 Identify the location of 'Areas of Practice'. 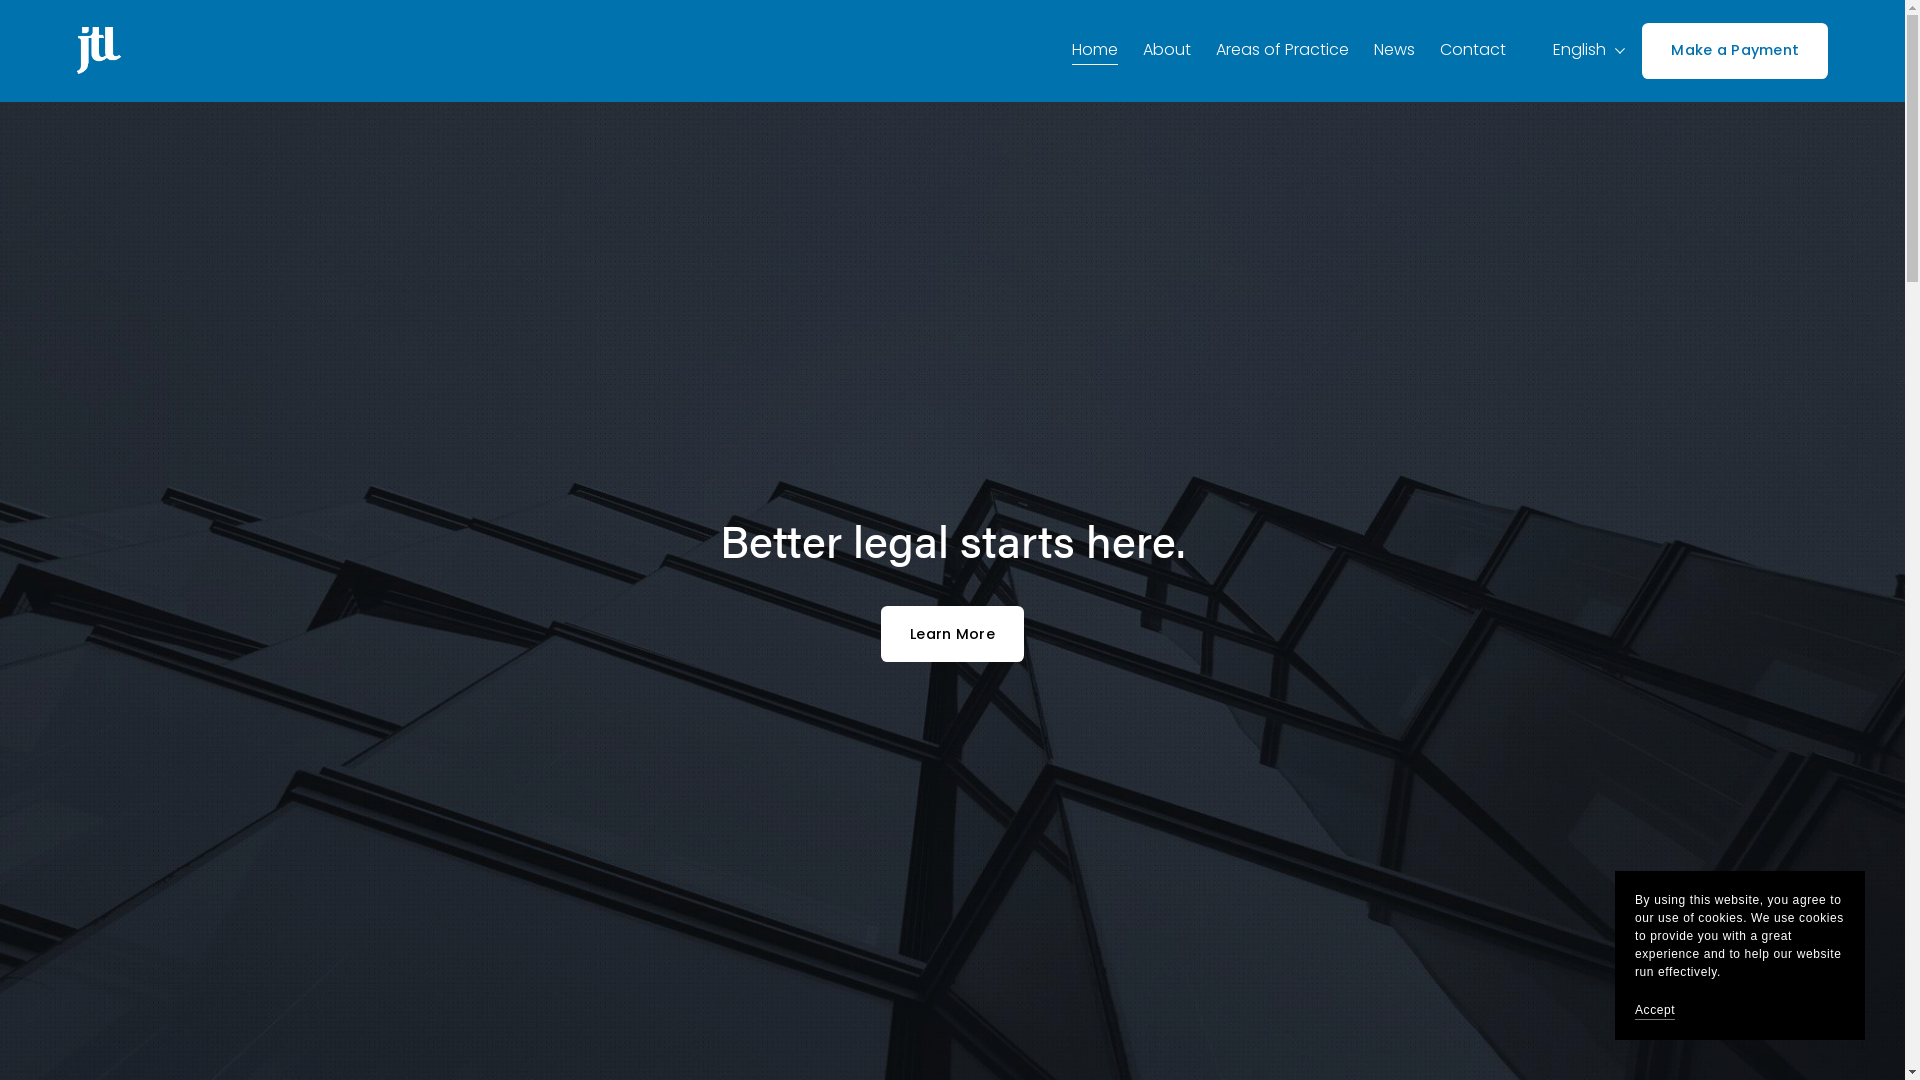
(1282, 49).